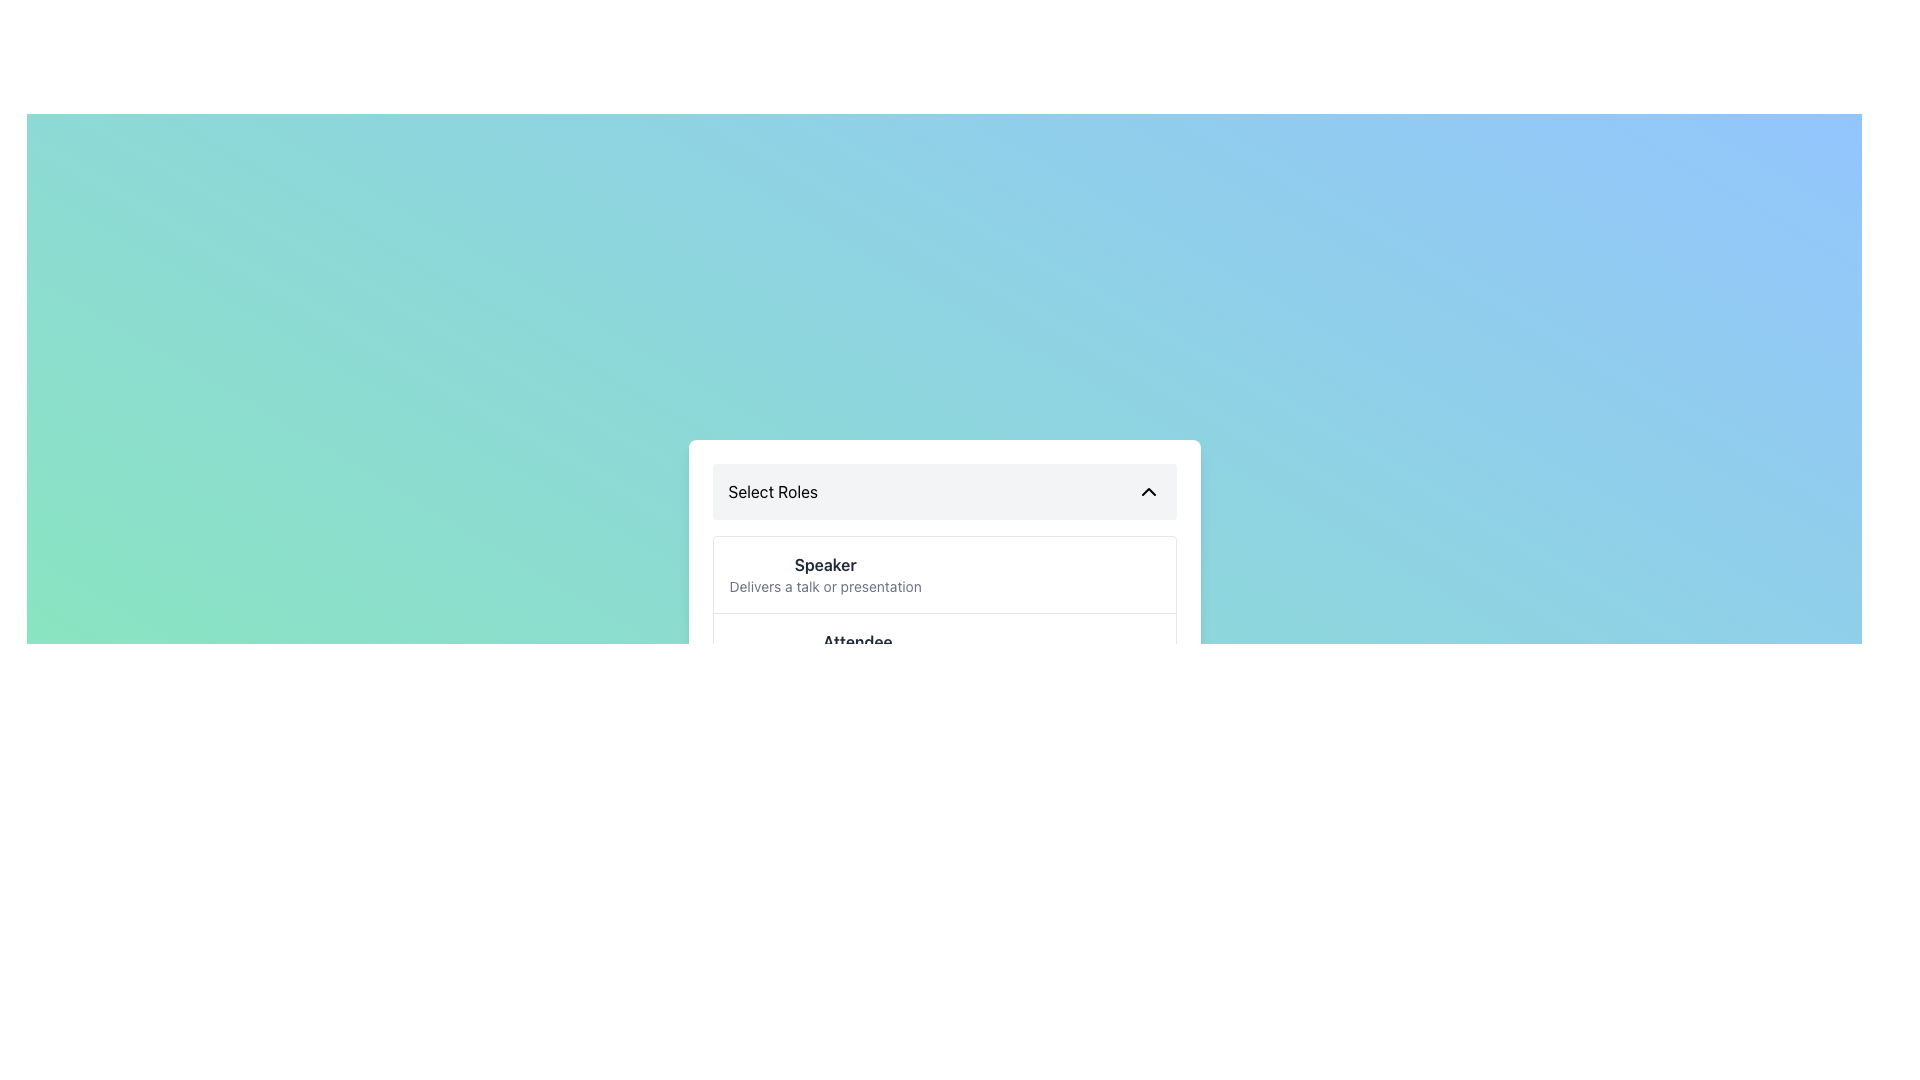 The width and height of the screenshot is (1920, 1080). Describe the element at coordinates (825, 564) in the screenshot. I see `the bold 'Speaker' label text located in the 'Select Roles' dropdown, positioned above the descriptive text 'Delivers a talk or presentation'` at that location.